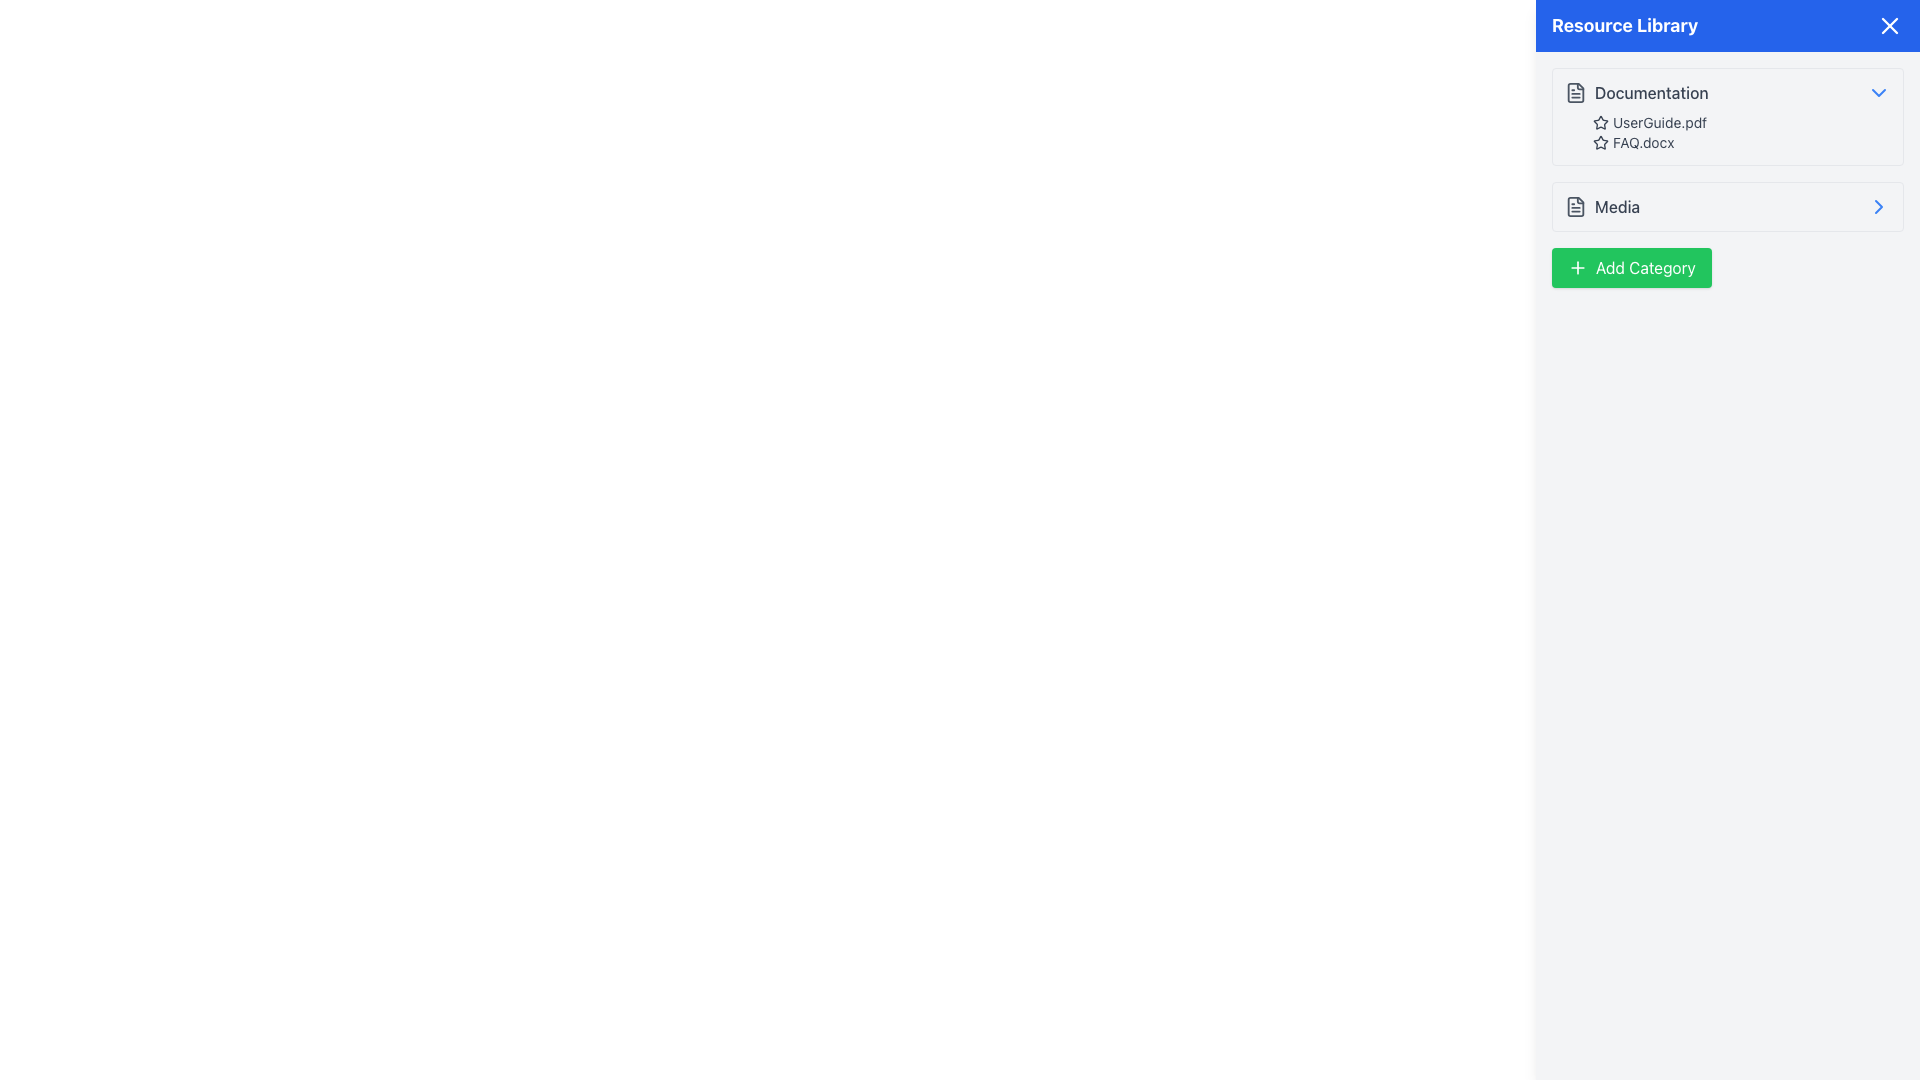  Describe the element at coordinates (1577, 266) in the screenshot. I see `the SVG icon shaped like a cross within the green 'Add Category' button located on the right side of the interface beneath the 'Media' section` at that location.